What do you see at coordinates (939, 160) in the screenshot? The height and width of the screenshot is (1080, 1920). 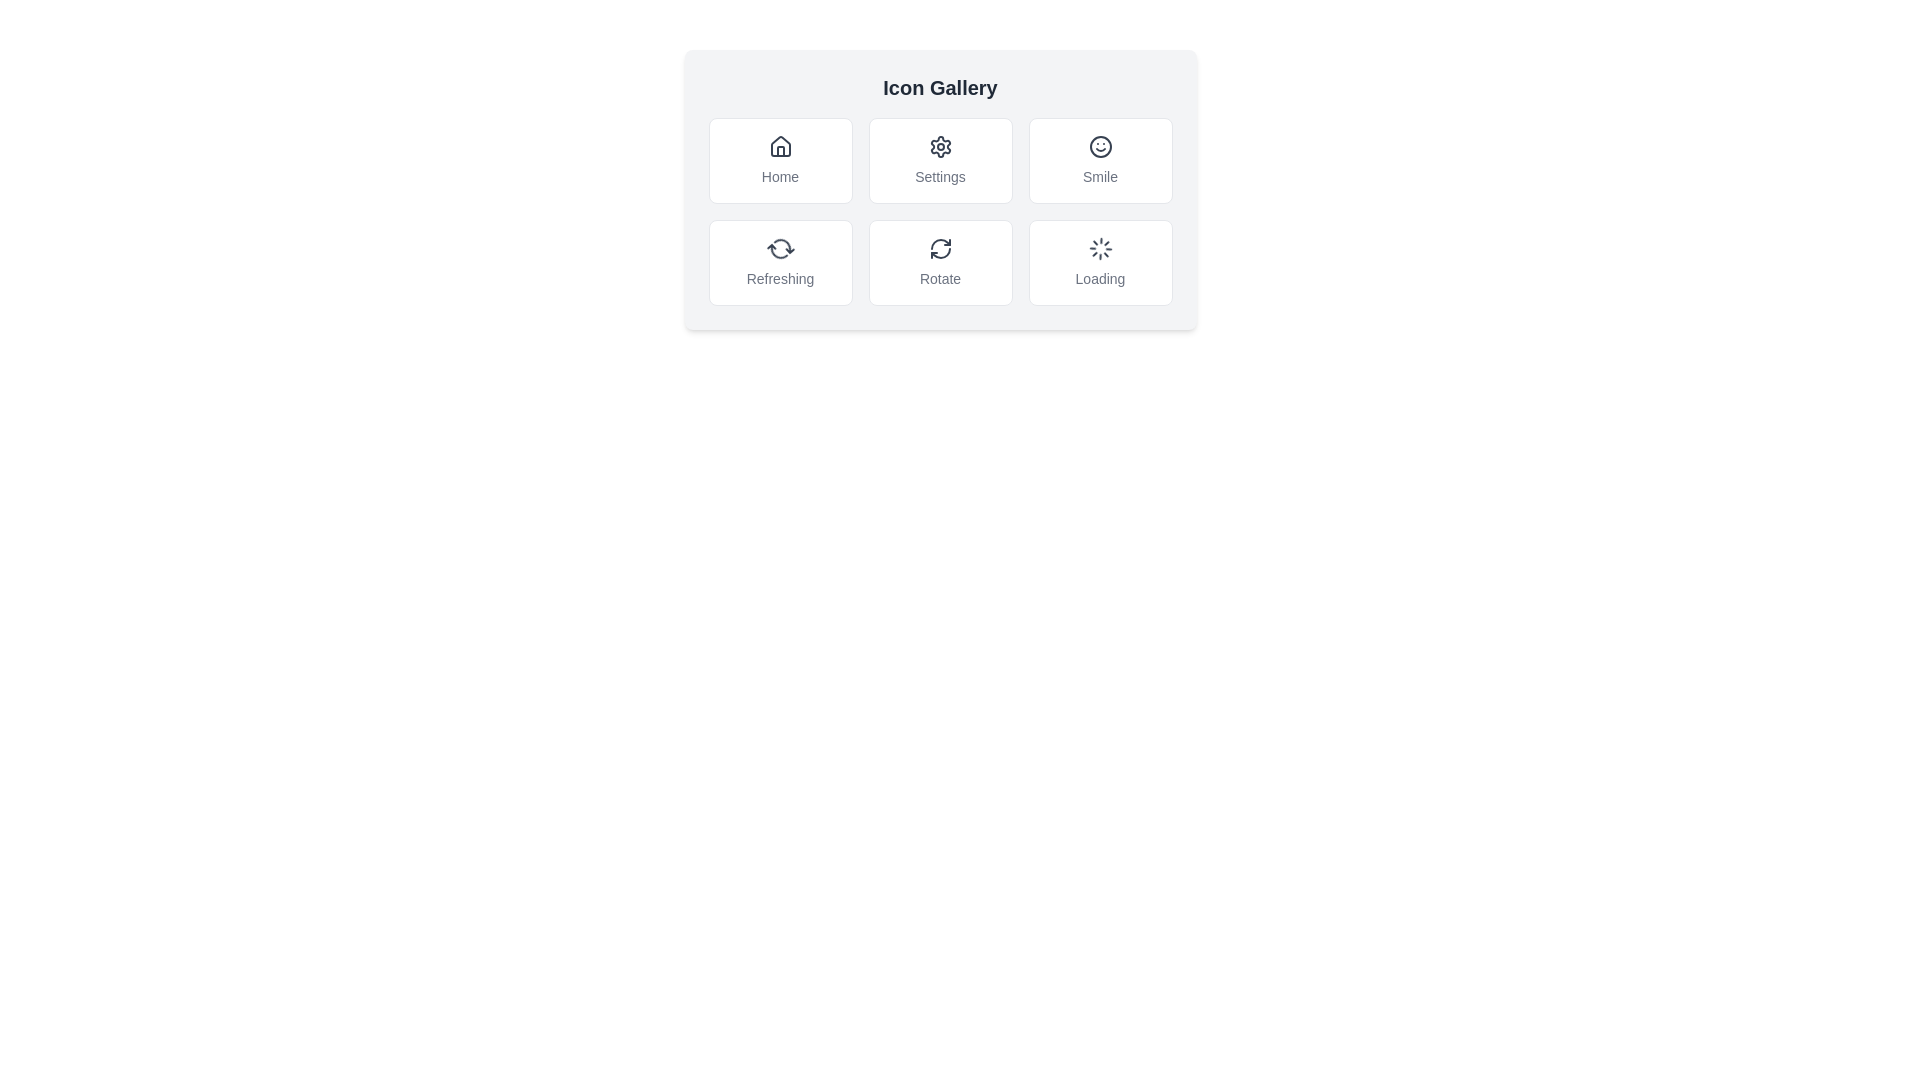 I see `the settings card element, which is a rectangular card with a gear icon and the text 'Settings' below it, located in the second position of the first row in a grid layout` at bounding box center [939, 160].